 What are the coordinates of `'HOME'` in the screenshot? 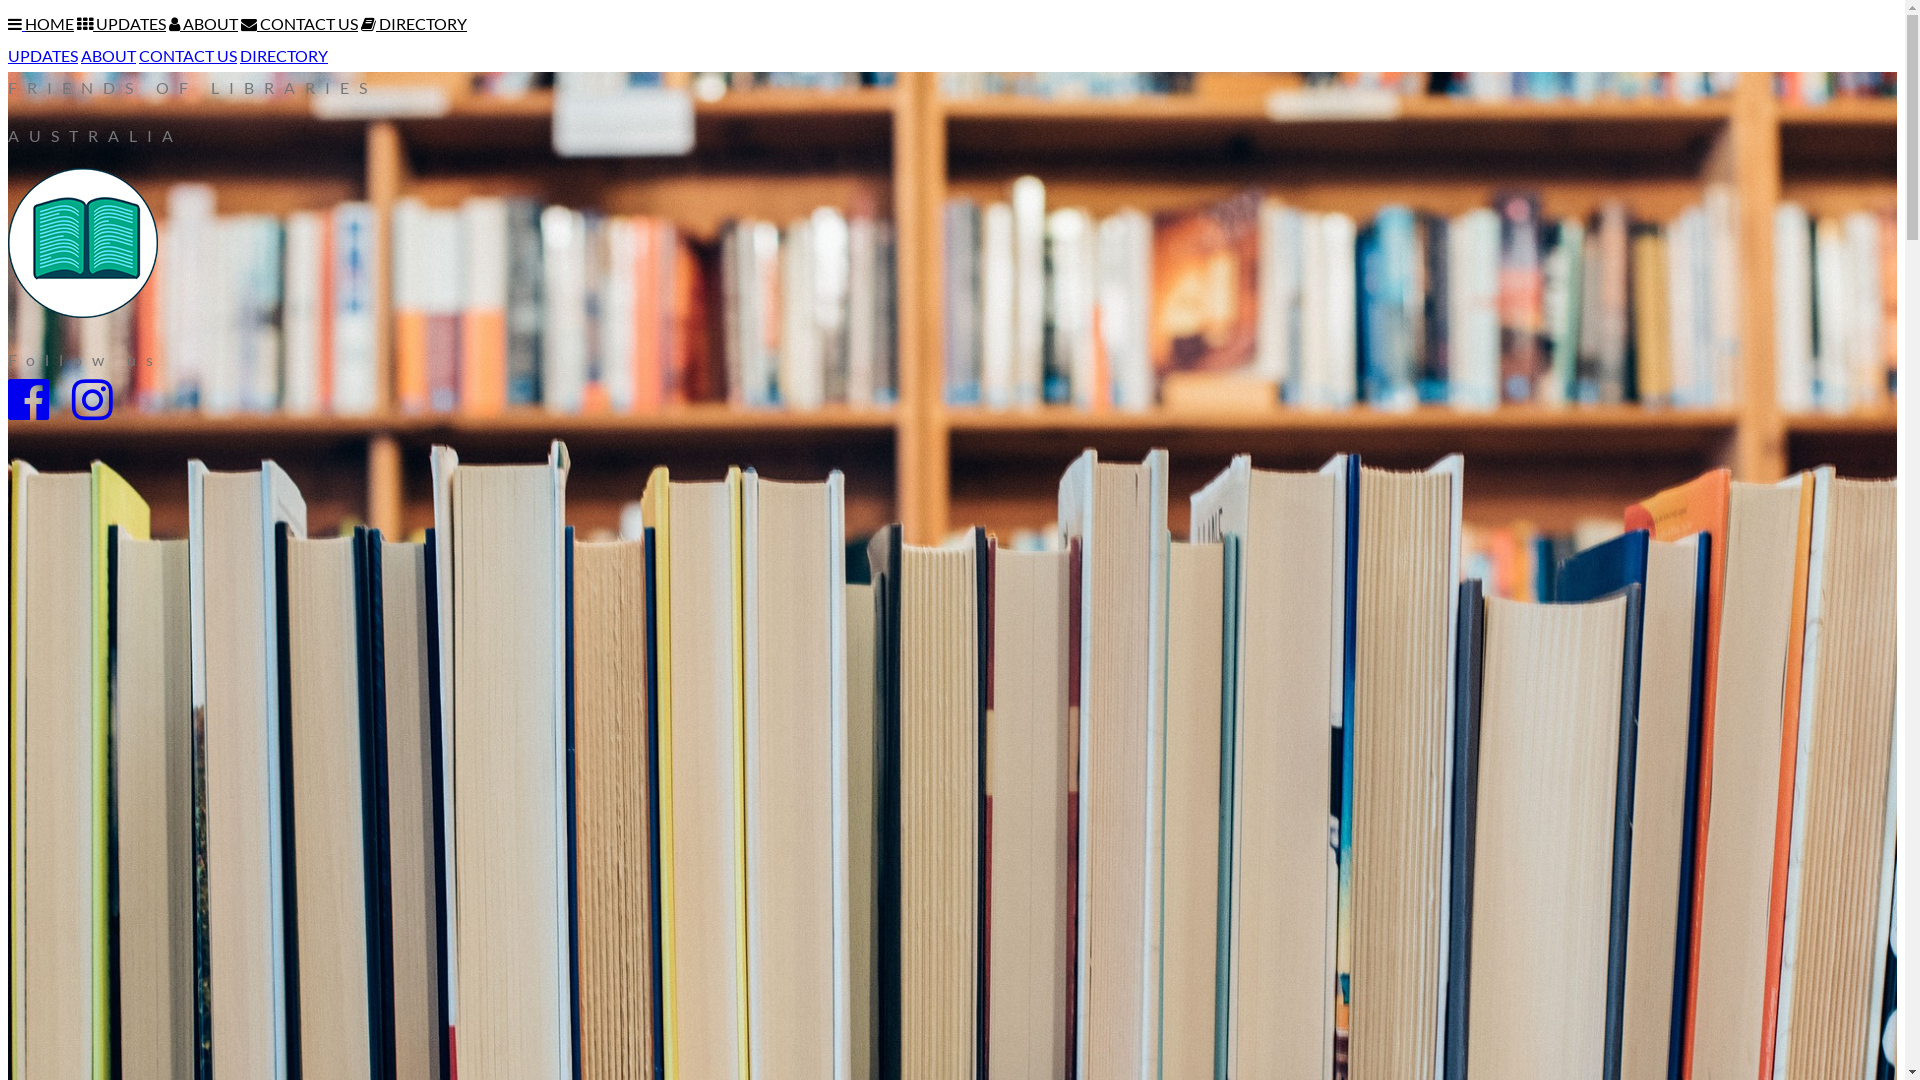 It's located at (49, 23).